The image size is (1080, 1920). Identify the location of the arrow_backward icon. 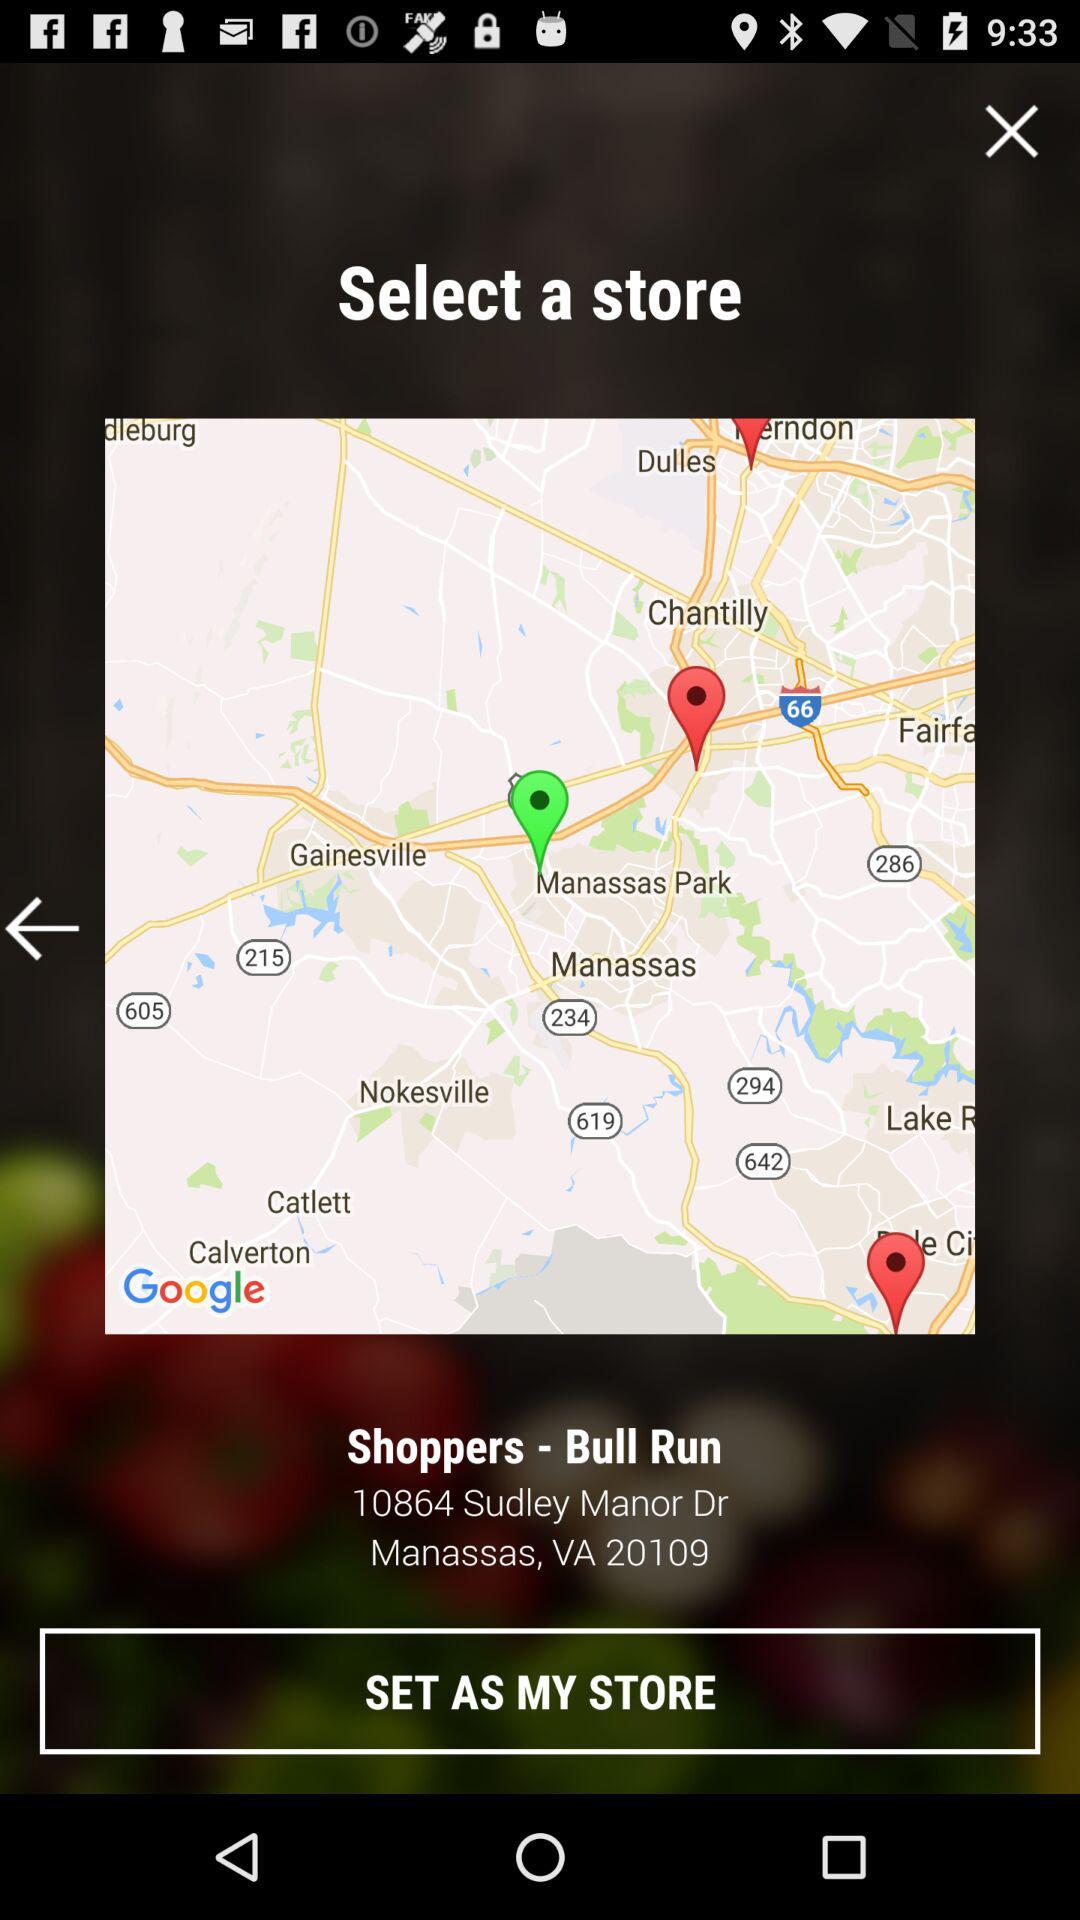
(42, 993).